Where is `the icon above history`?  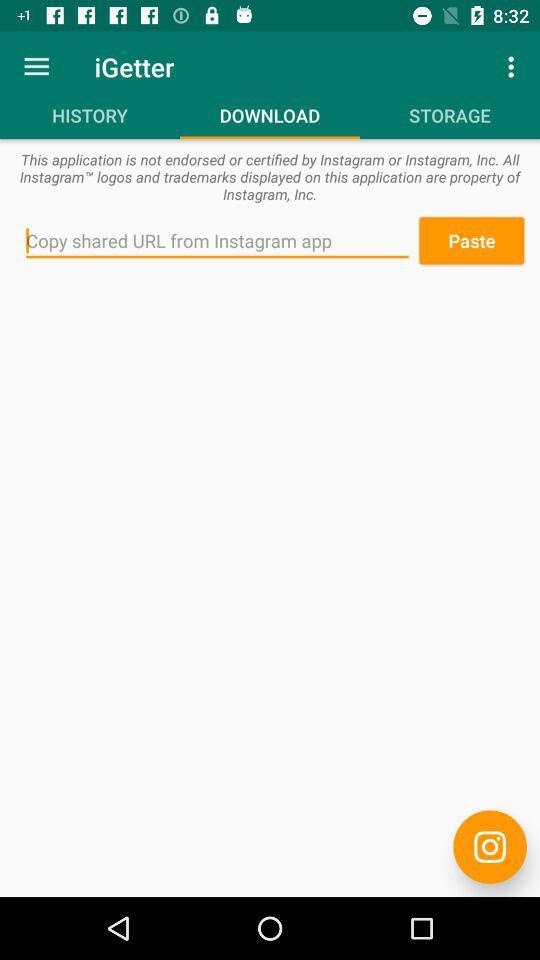
the icon above history is located at coordinates (36, 66).